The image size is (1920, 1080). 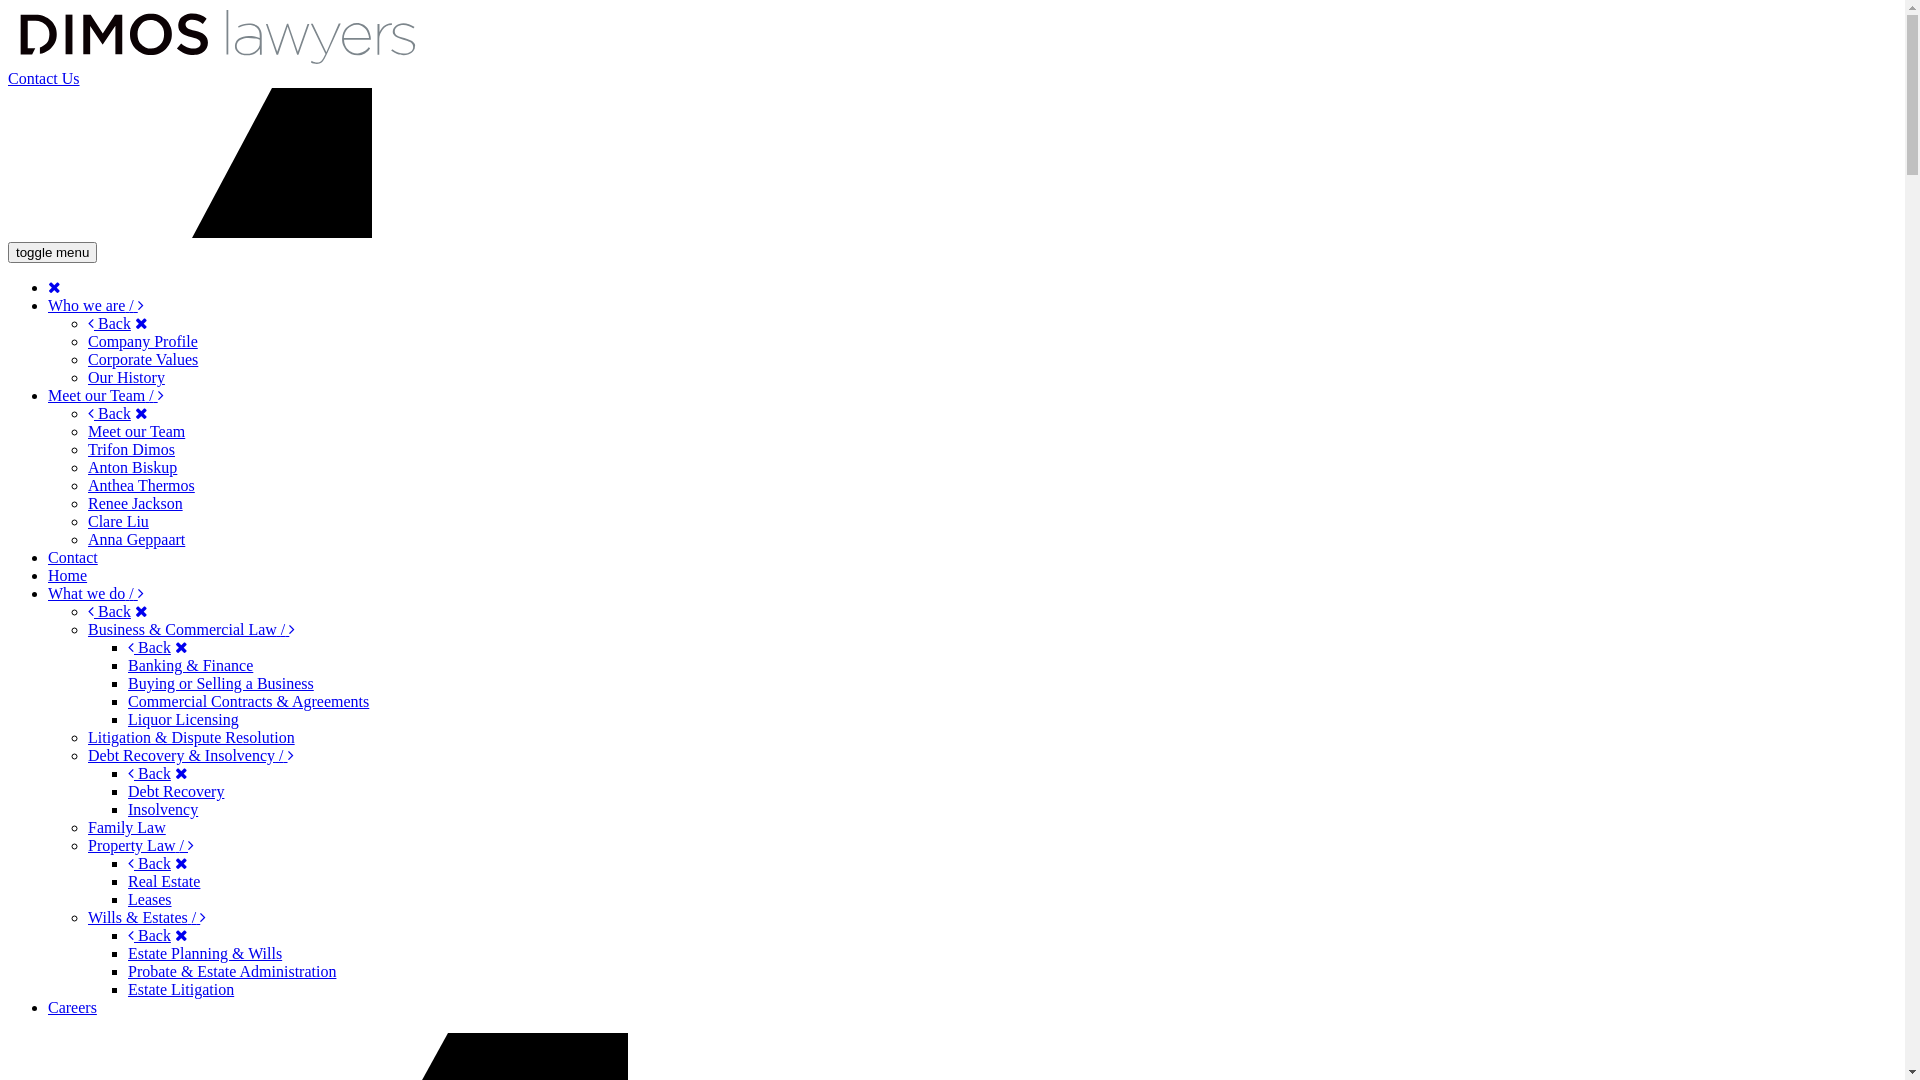 I want to click on 'Litigation & Dispute Resolution', so click(x=191, y=737).